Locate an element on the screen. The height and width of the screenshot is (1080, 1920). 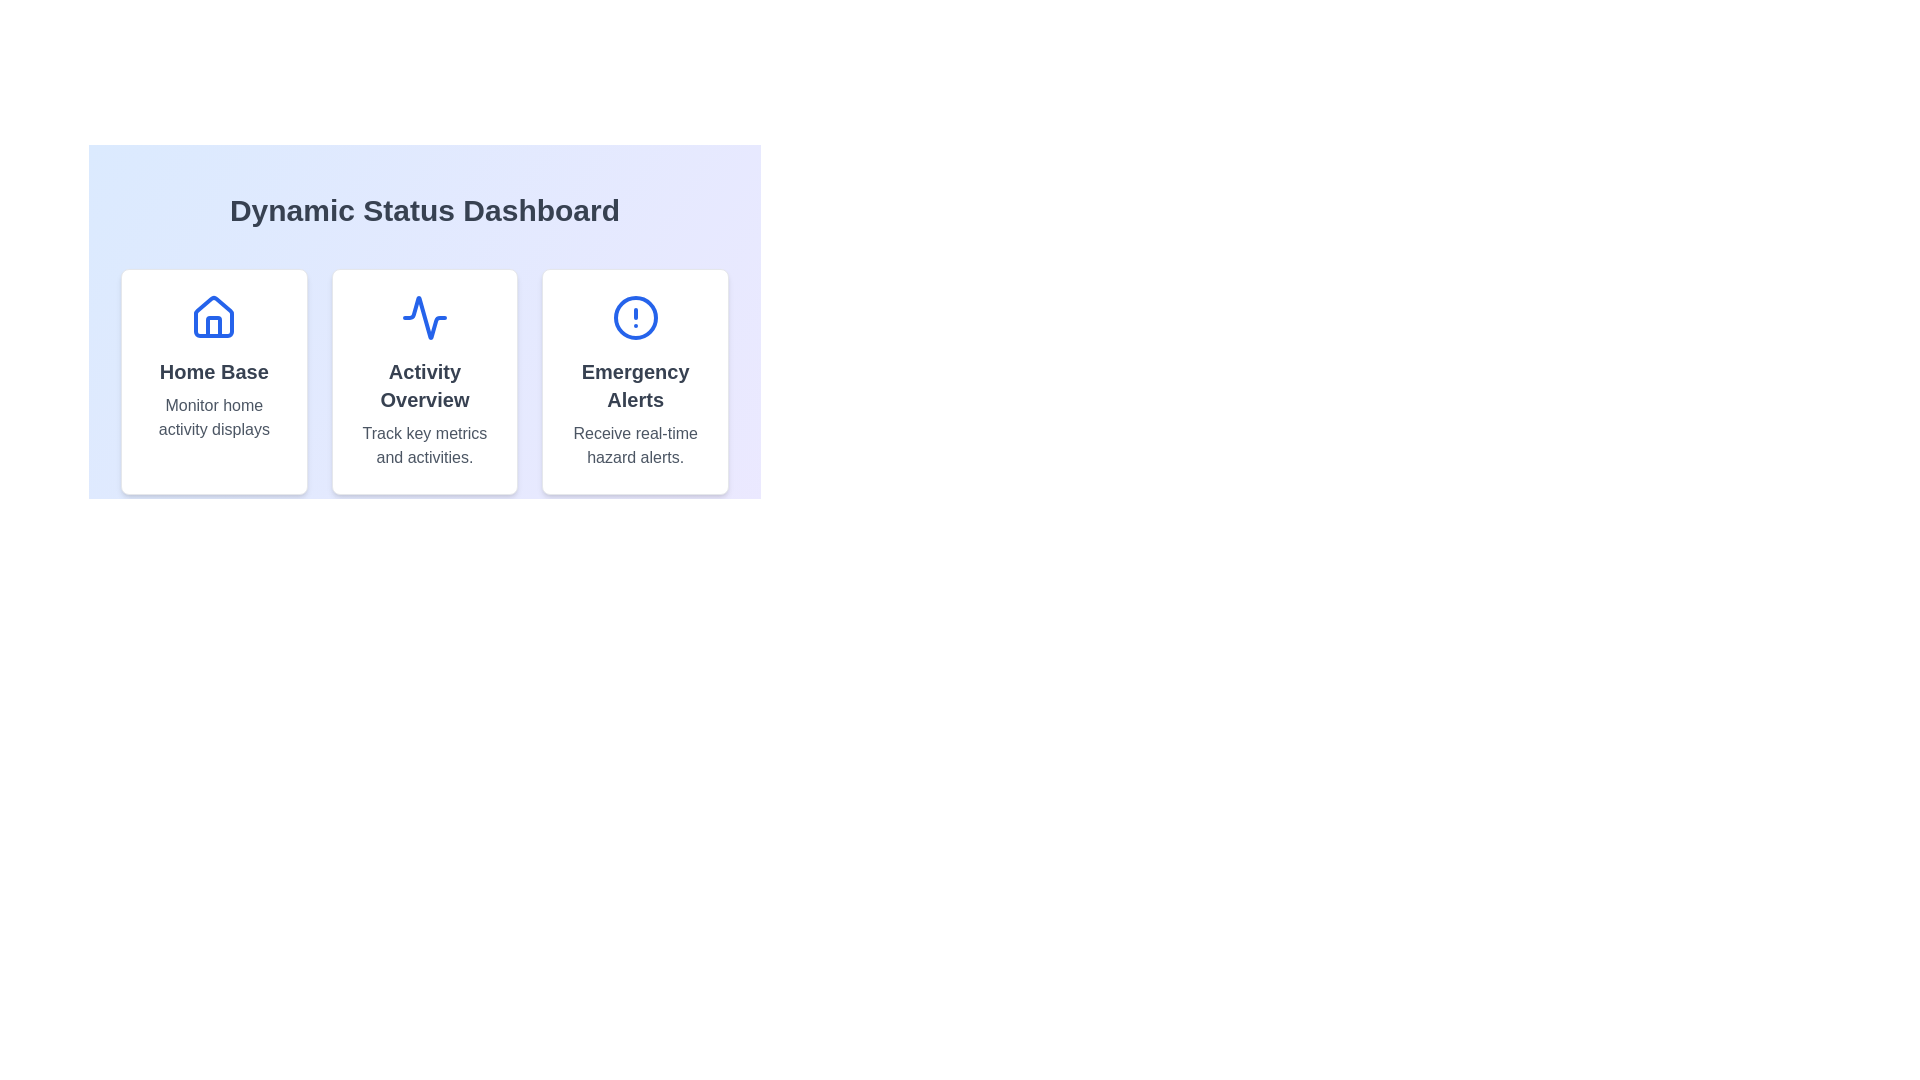
the waveform-like icon in bold blue color located at the top section of the 'Activity Overview' card, positioned above the textual content is located at coordinates (423, 316).